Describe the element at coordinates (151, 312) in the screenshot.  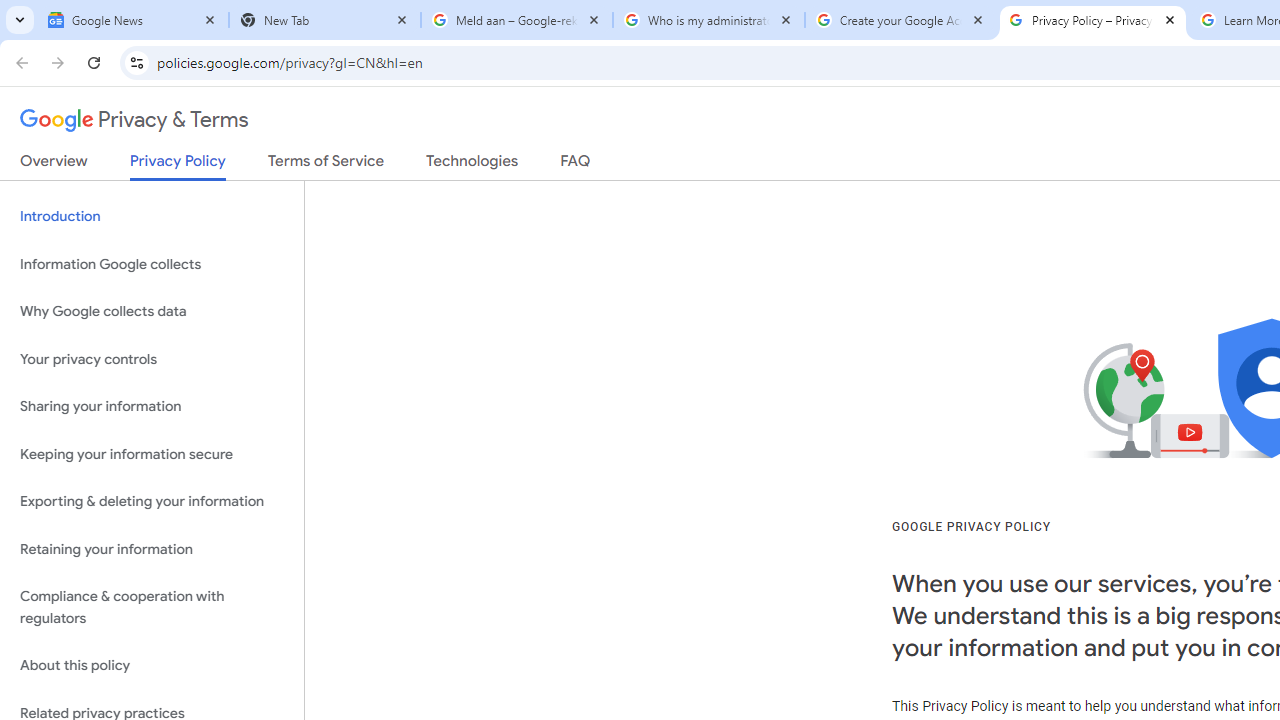
I see `'Why Google collects data'` at that location.